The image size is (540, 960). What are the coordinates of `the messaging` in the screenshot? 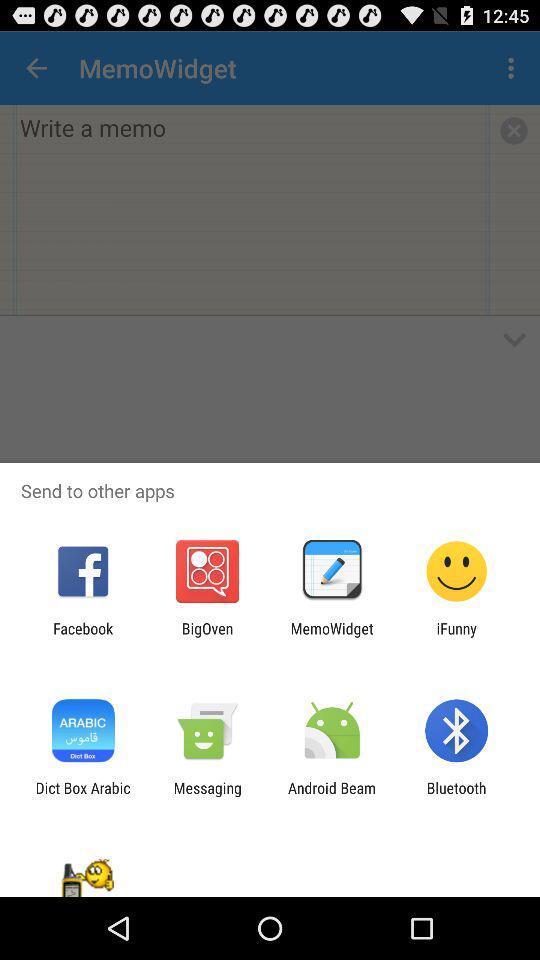 It's located at (206, 796).